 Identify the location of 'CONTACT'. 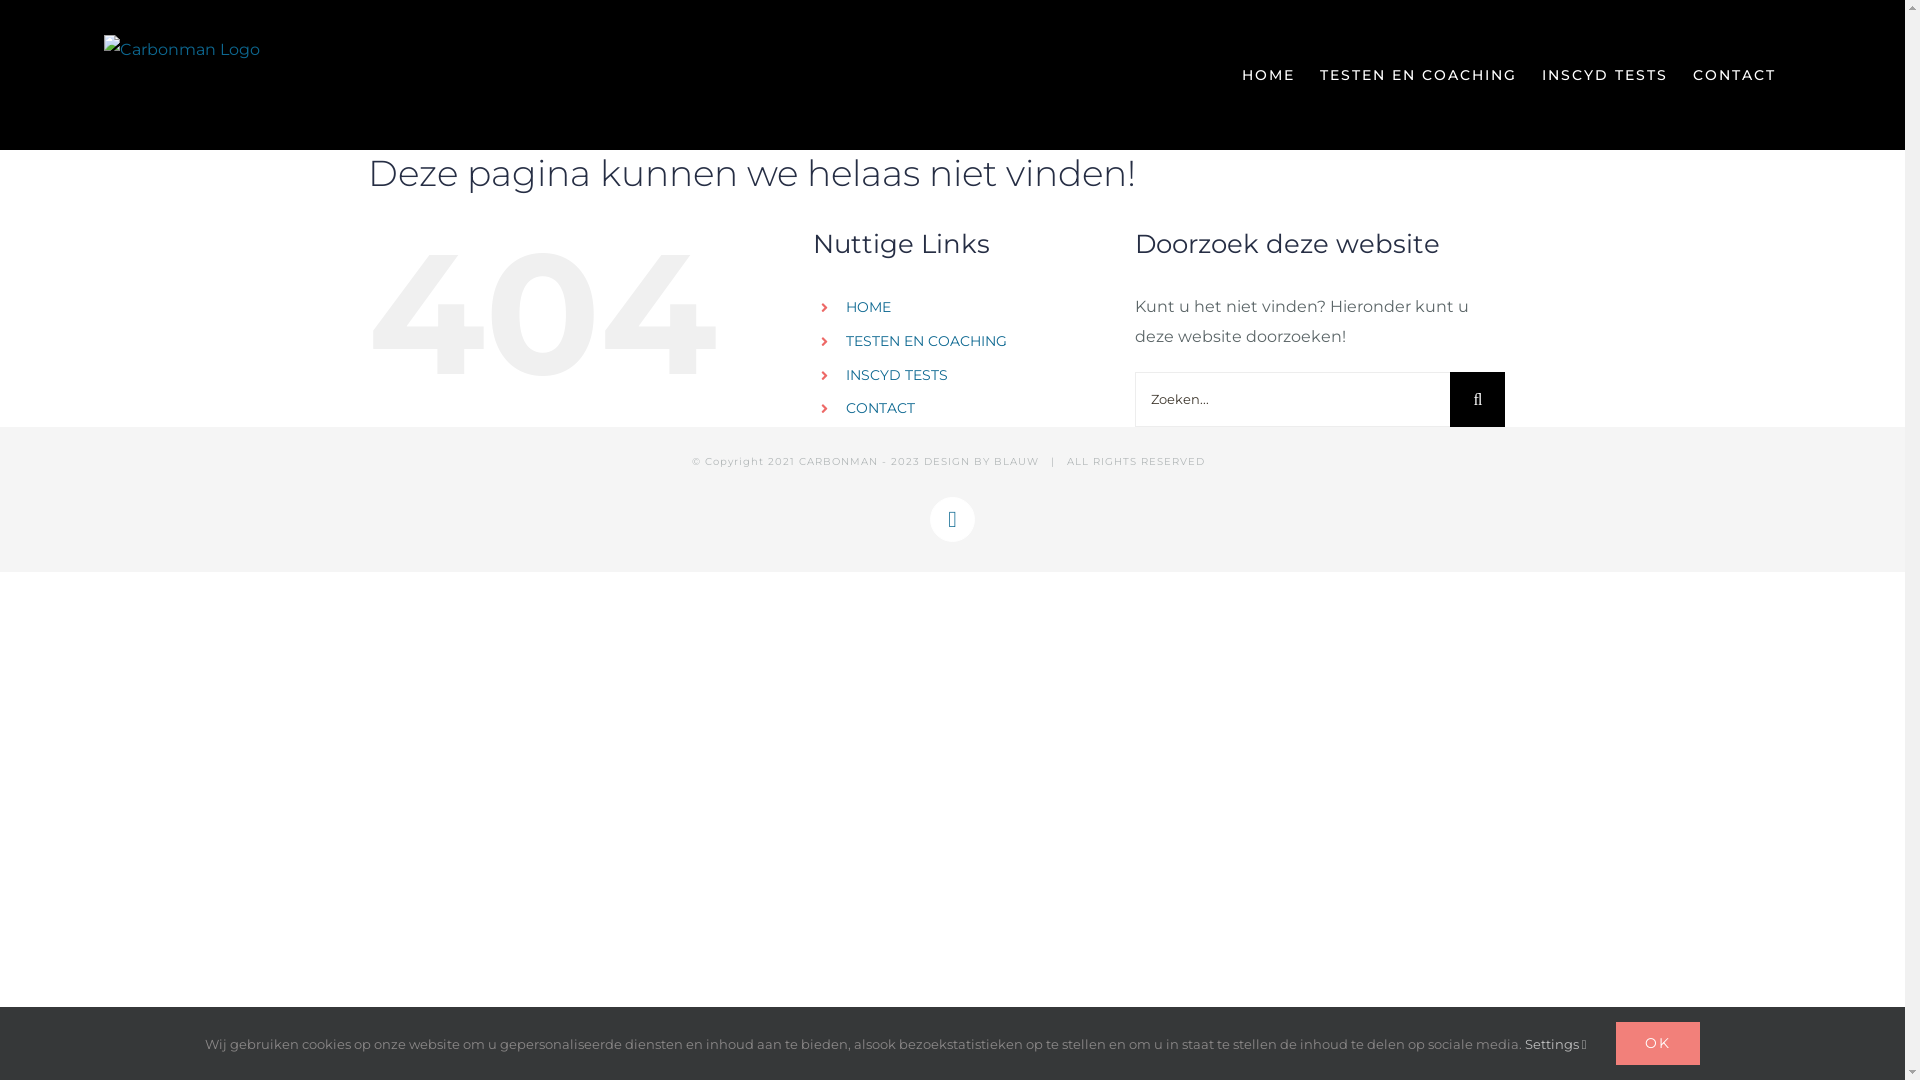
(880, 407).